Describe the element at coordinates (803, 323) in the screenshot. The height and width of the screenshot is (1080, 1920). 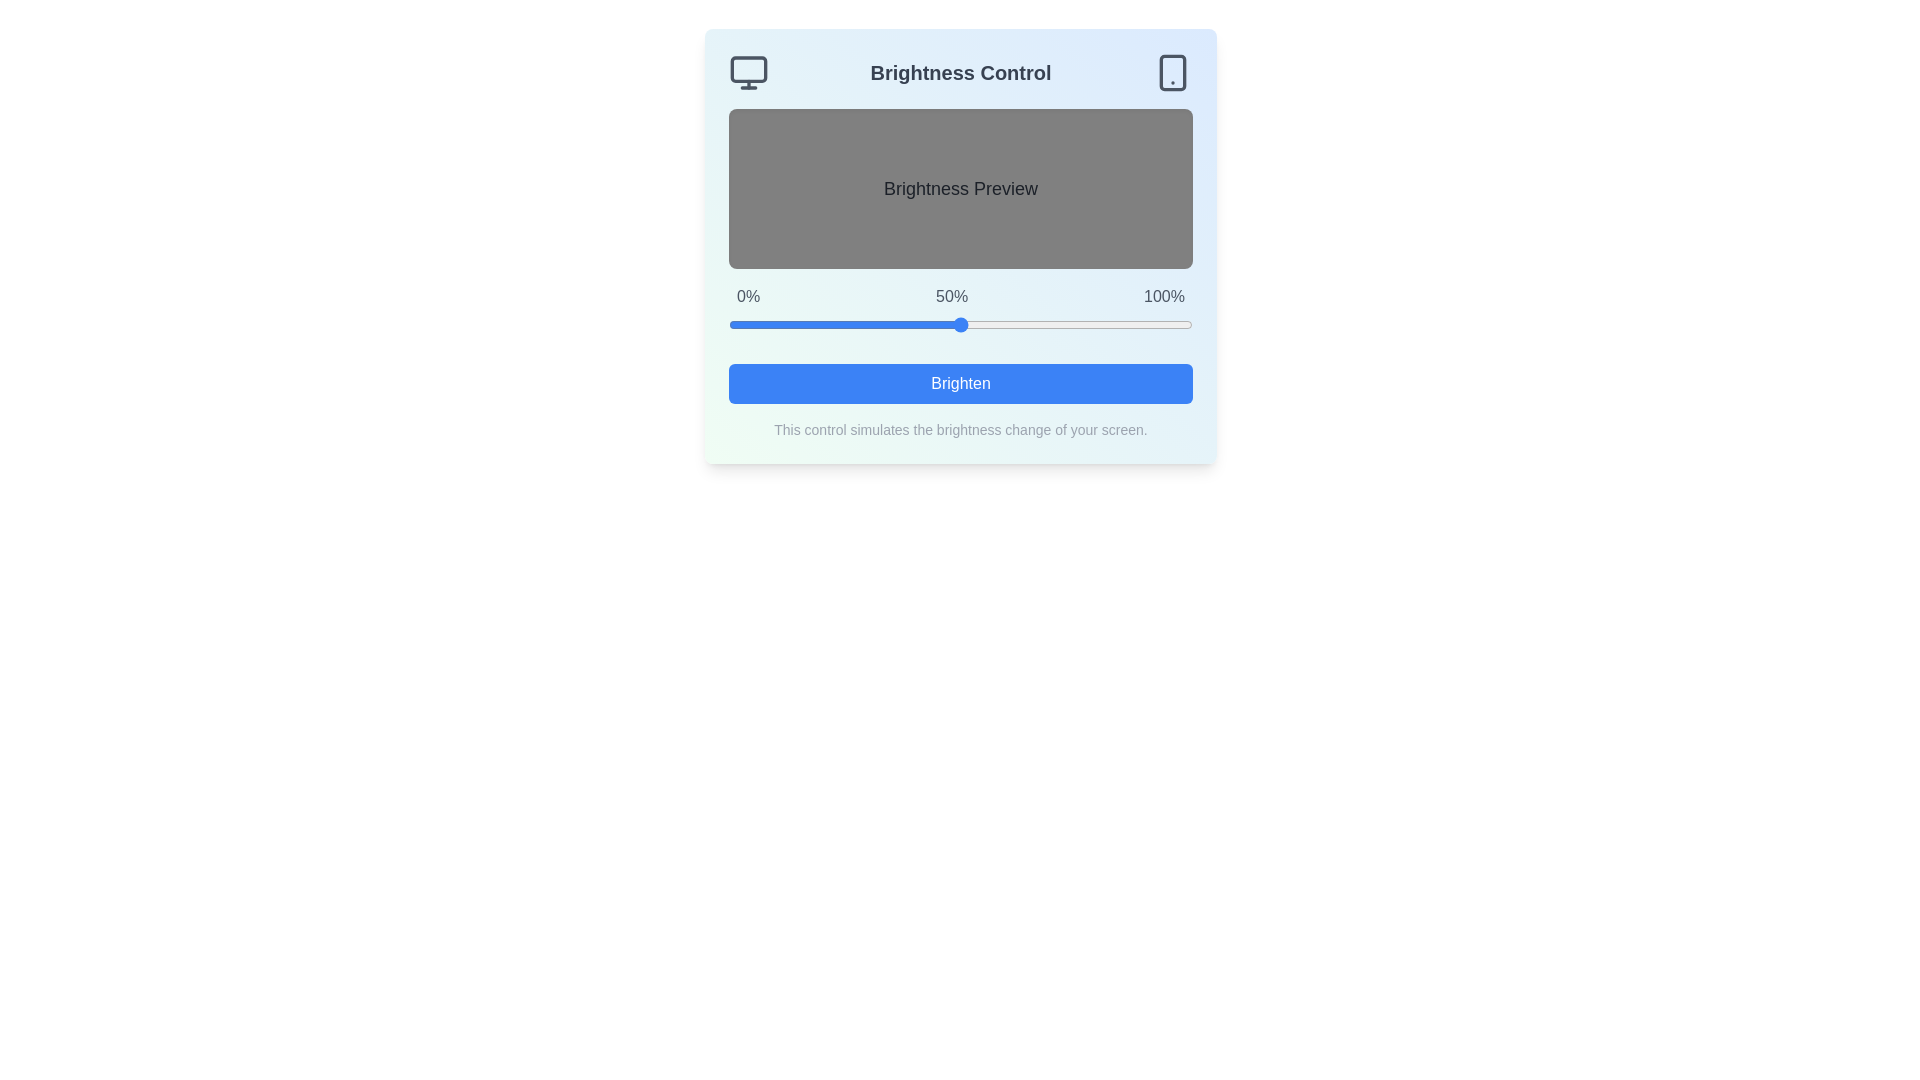
I see `the brightness slider to 16%` at that location.